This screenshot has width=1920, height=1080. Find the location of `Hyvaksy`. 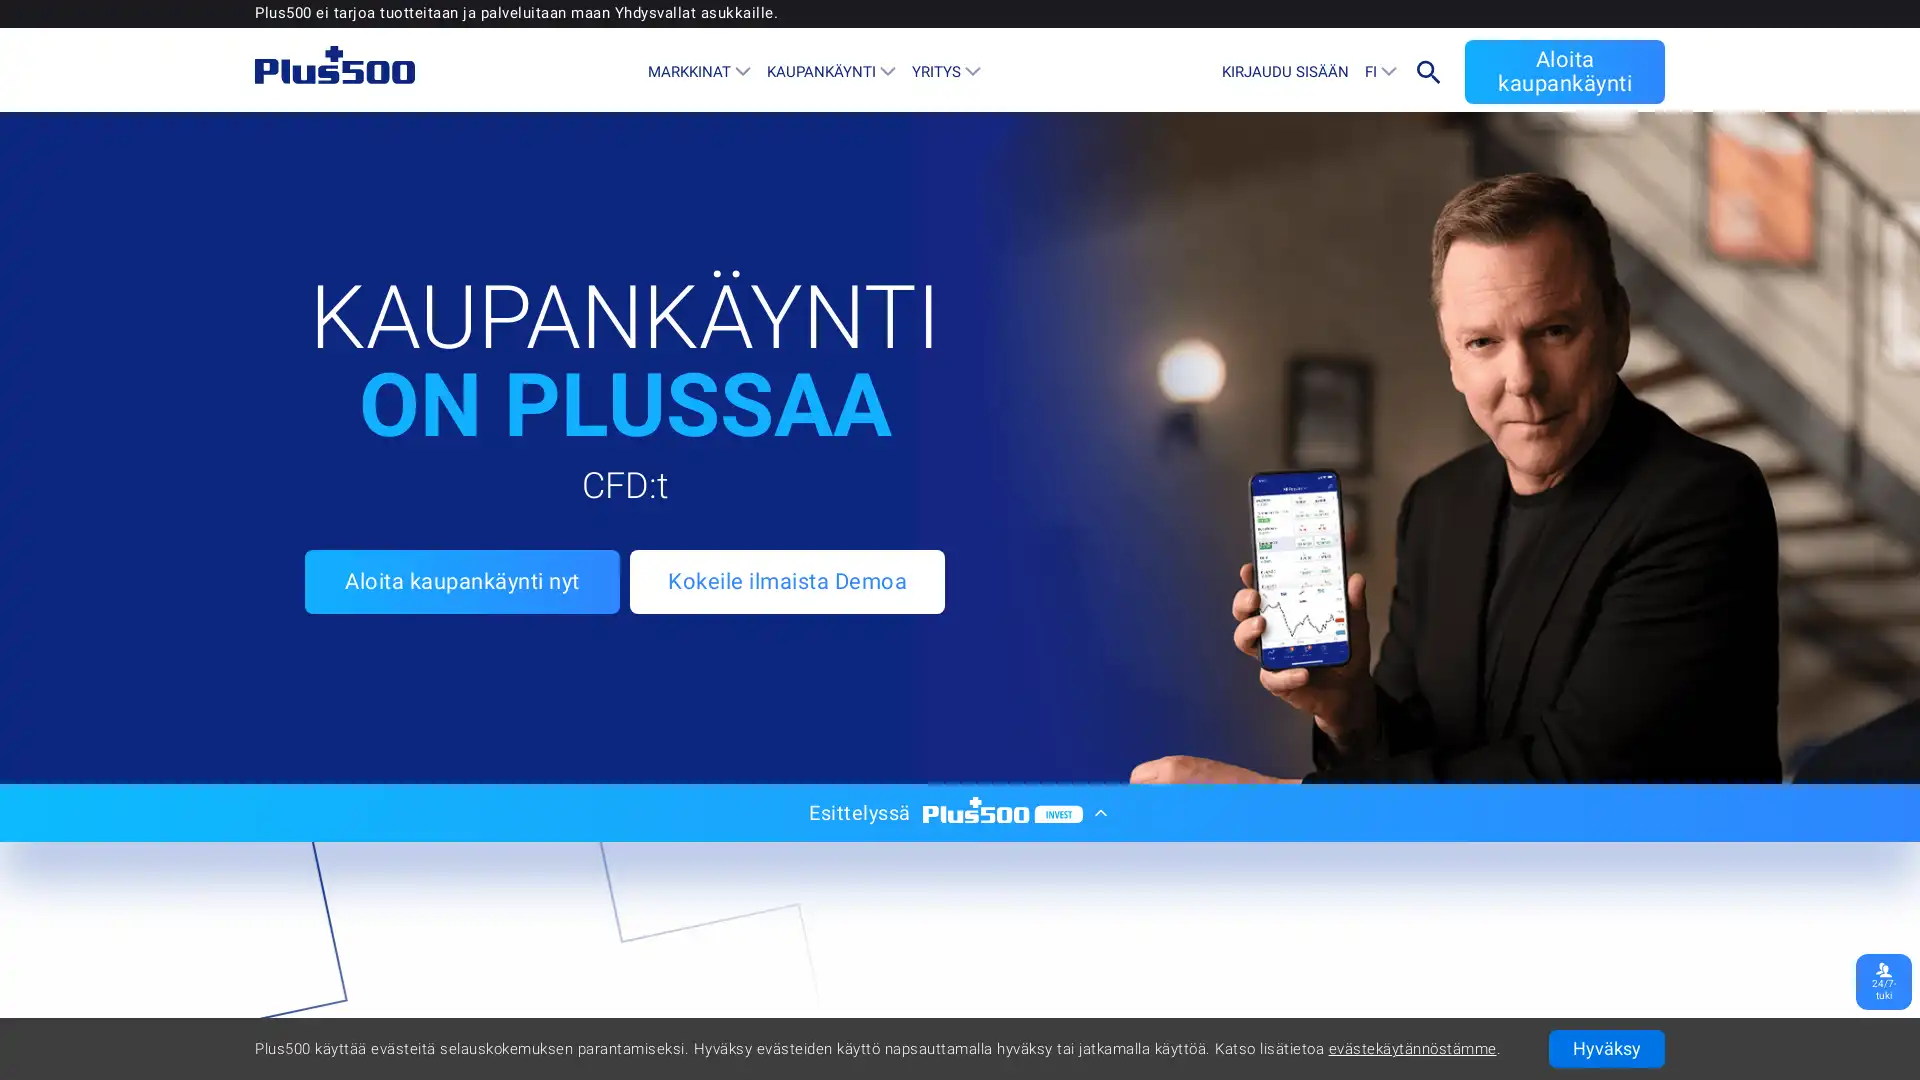

Hyvaksy is located at coordinates (1607, 1048).